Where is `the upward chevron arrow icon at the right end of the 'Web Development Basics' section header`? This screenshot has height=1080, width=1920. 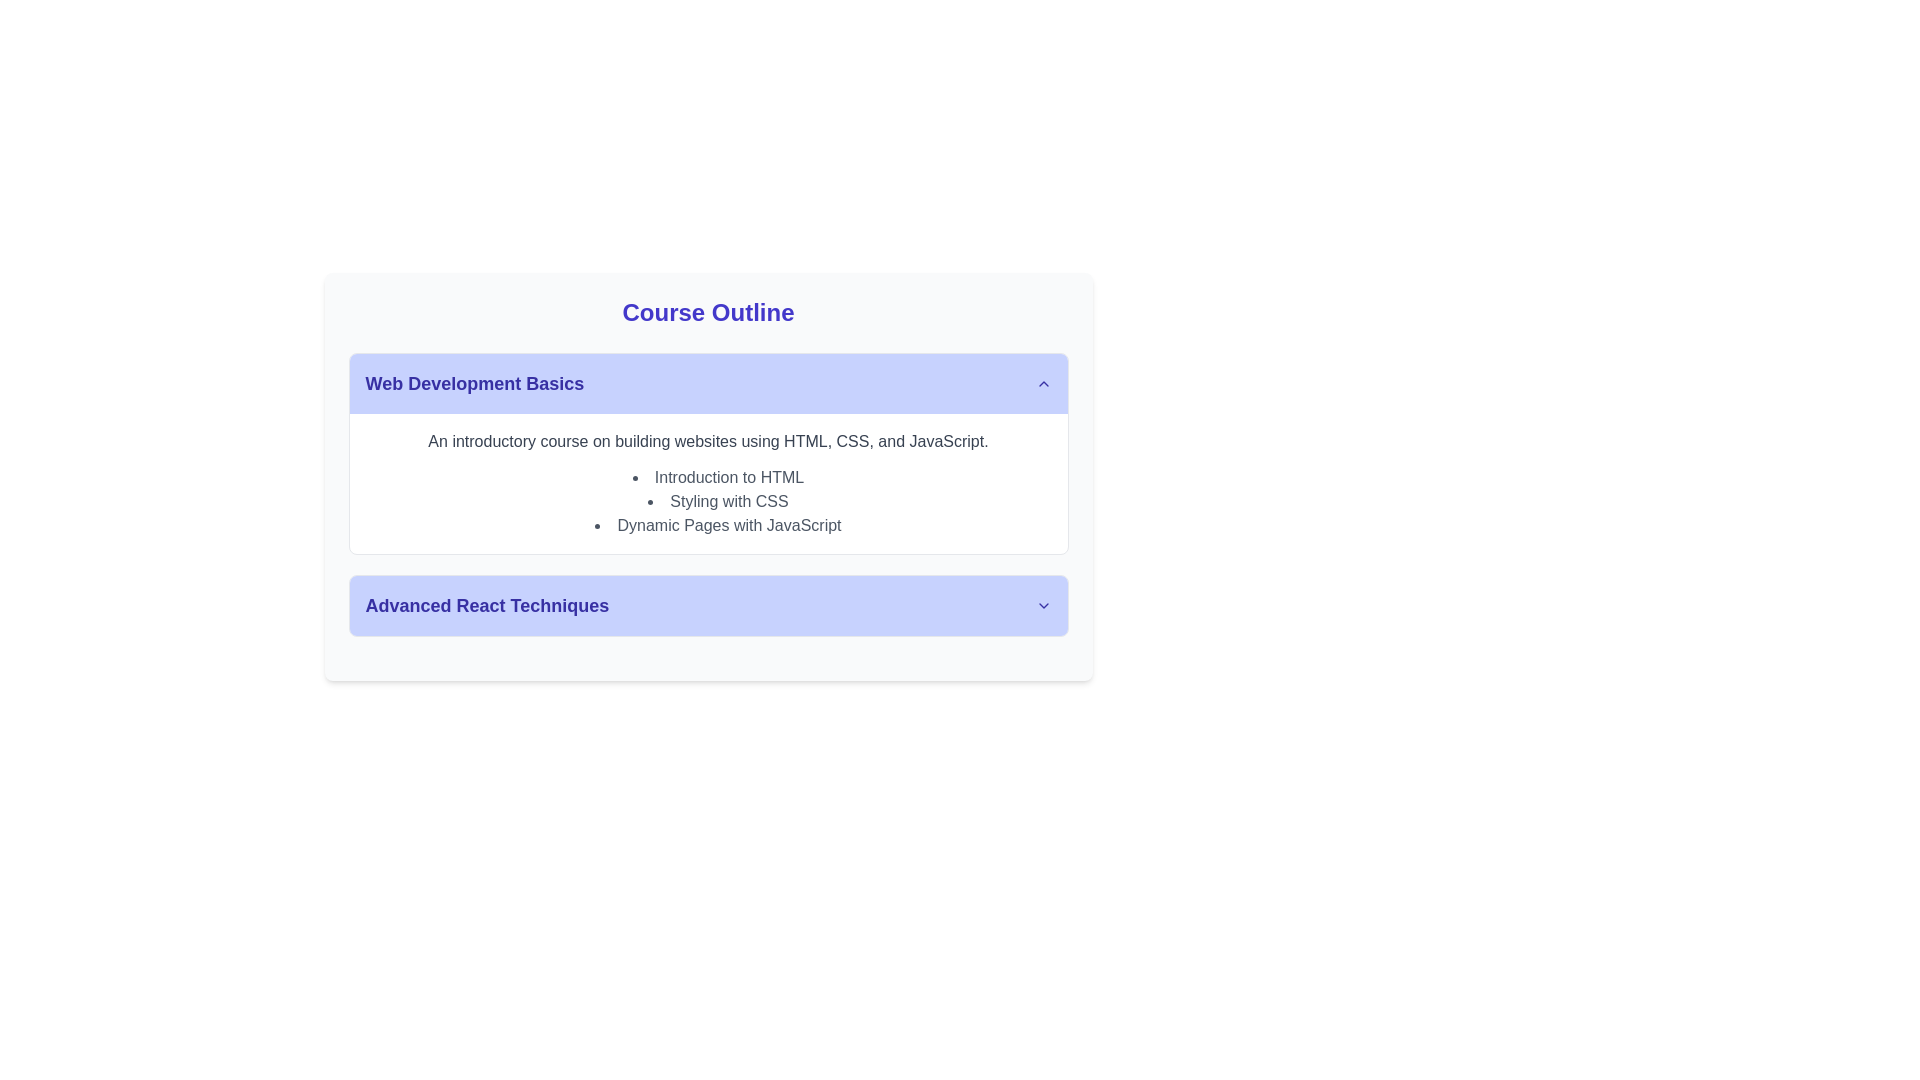
the upward chevron arrow icon at the right end of the 'Web Development Basics' section header is located at coordinates (1042, 384).